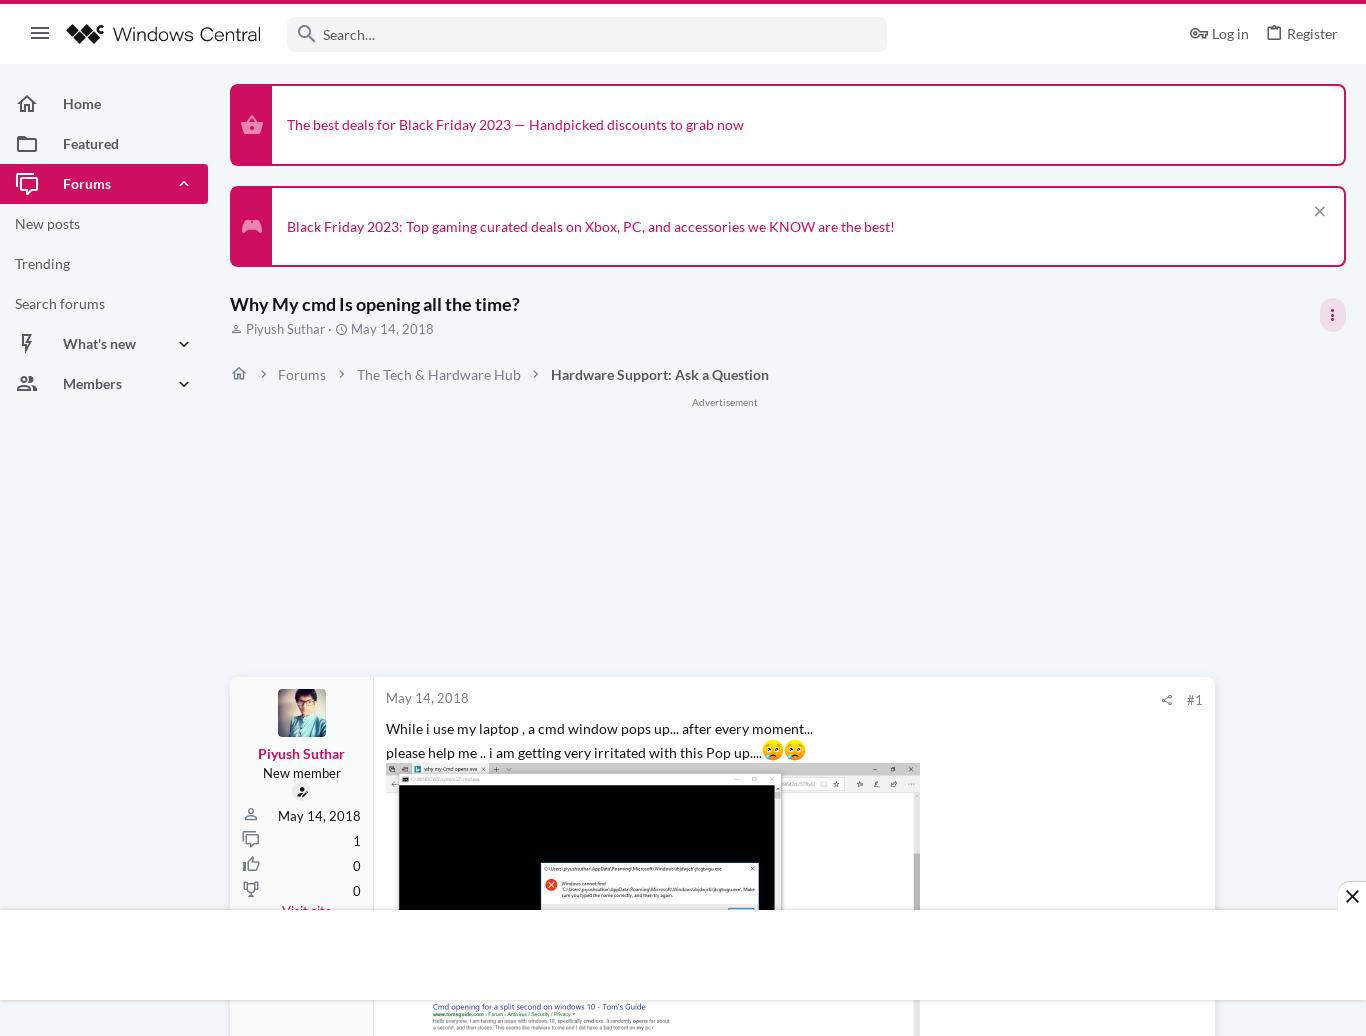 The width and height of the screenshot is (1366, 1036). What do you see at coordinates (1006, 700) in the screenshot?
I see `'#1'` at bounding box center [1006, 700].